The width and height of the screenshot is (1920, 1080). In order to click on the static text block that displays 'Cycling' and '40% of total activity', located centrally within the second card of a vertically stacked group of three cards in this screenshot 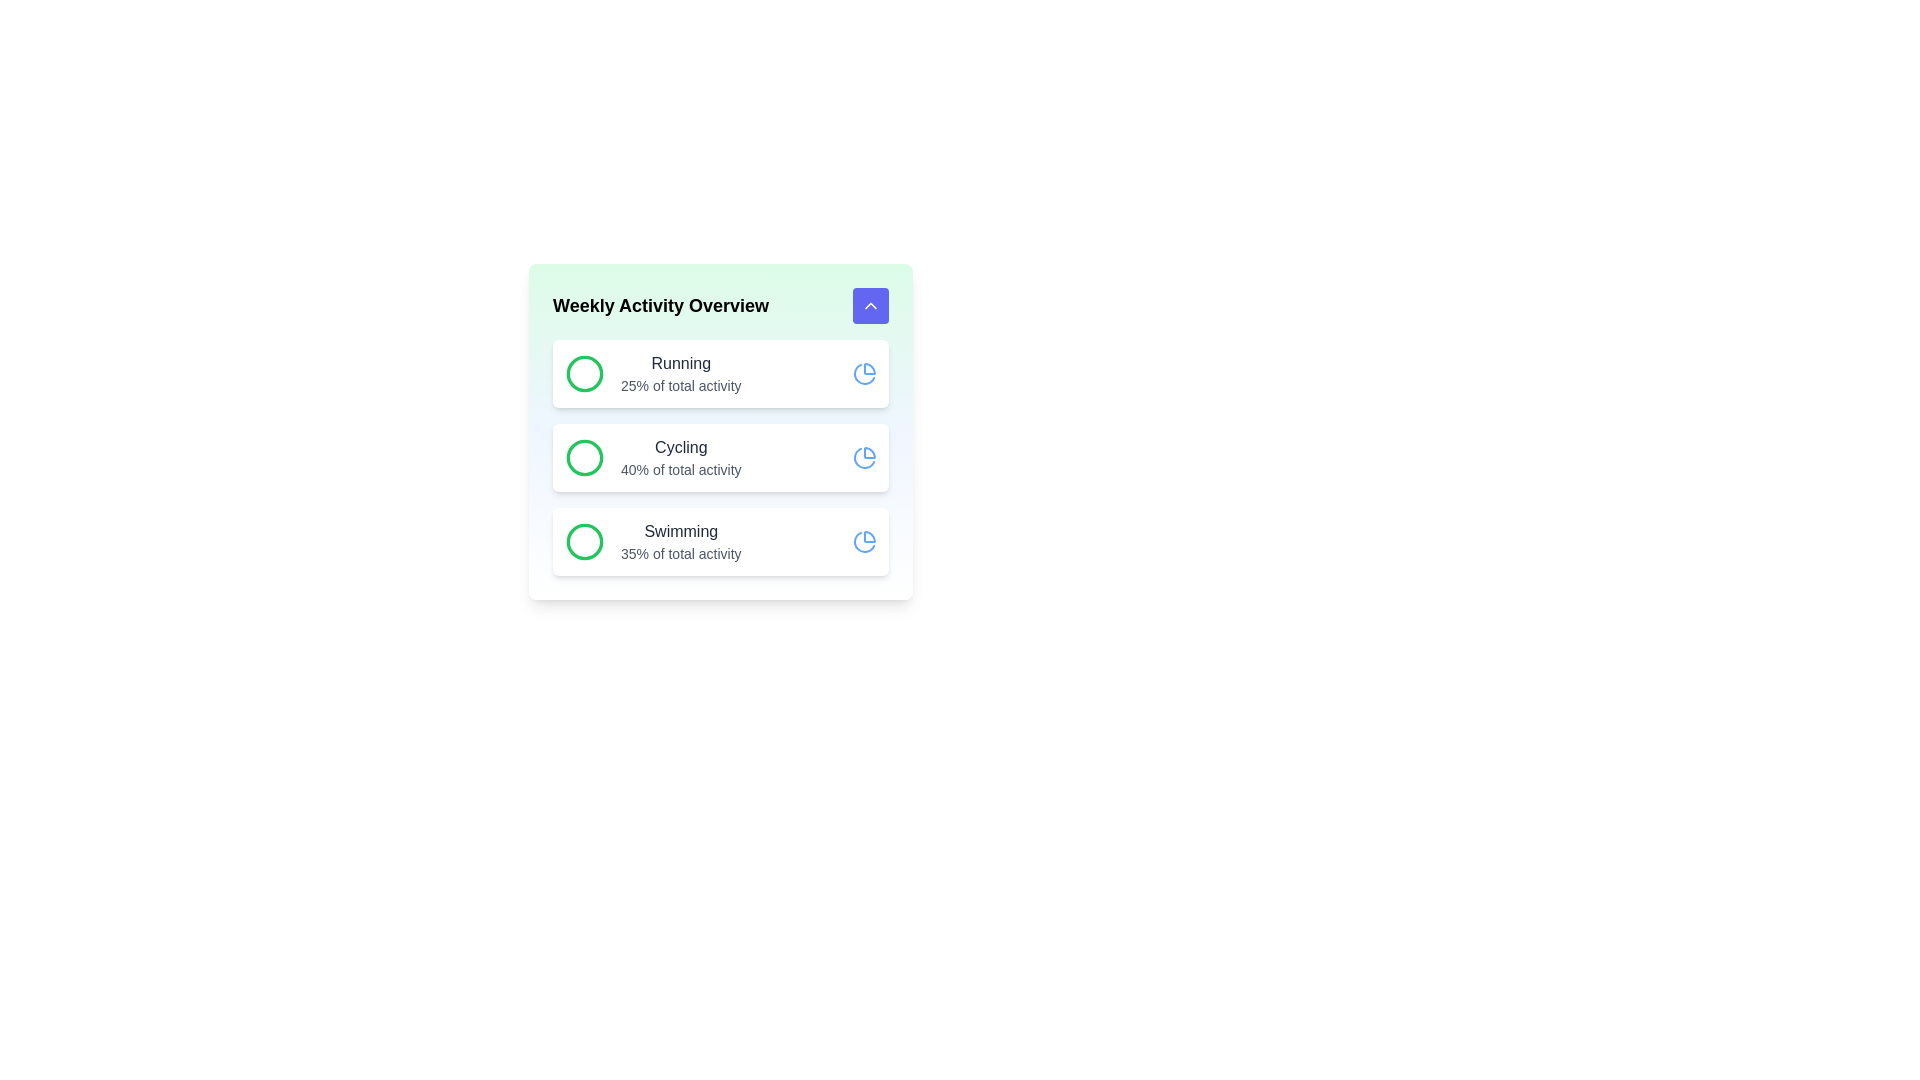, I will do `click(681, 458)`.